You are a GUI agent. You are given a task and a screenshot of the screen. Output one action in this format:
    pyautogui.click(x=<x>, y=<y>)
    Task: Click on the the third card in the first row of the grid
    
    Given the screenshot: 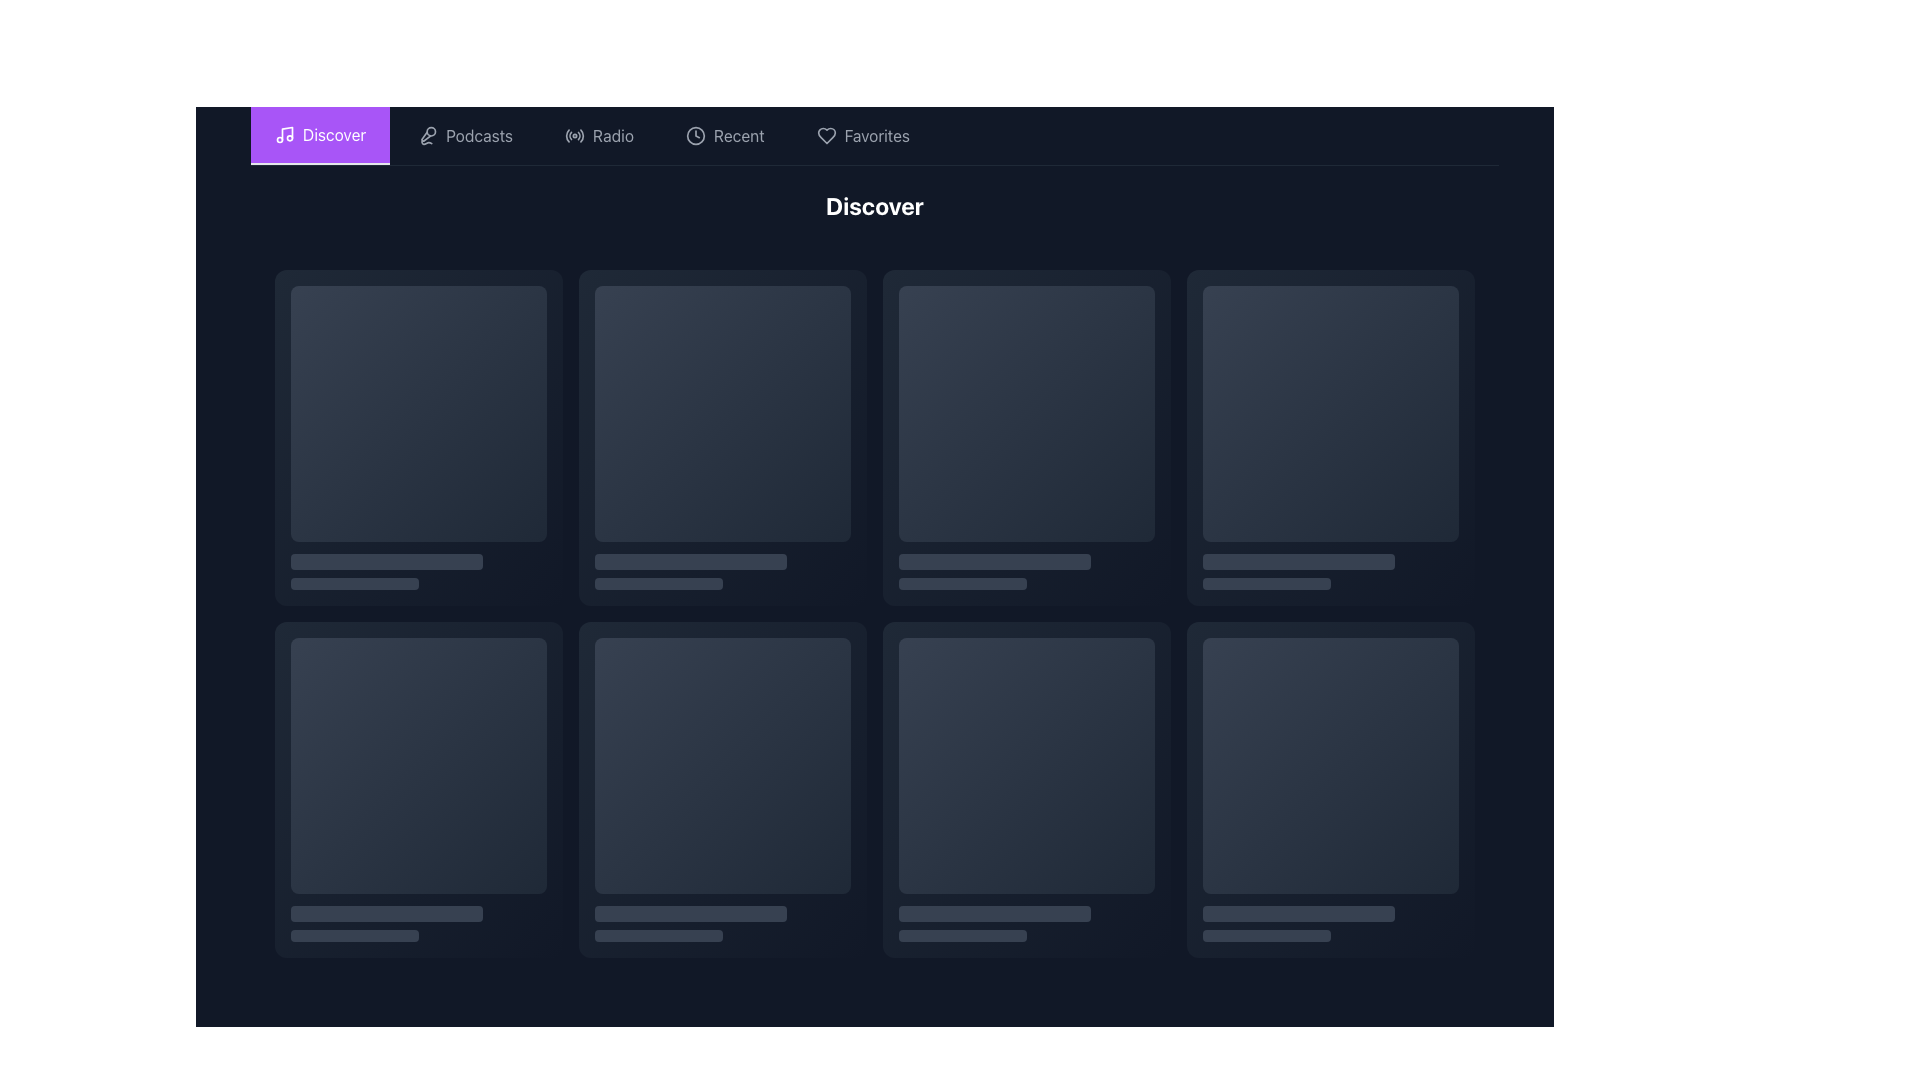 What is the action you would take?
    pyautogui.click(x=1027, y=437)
    